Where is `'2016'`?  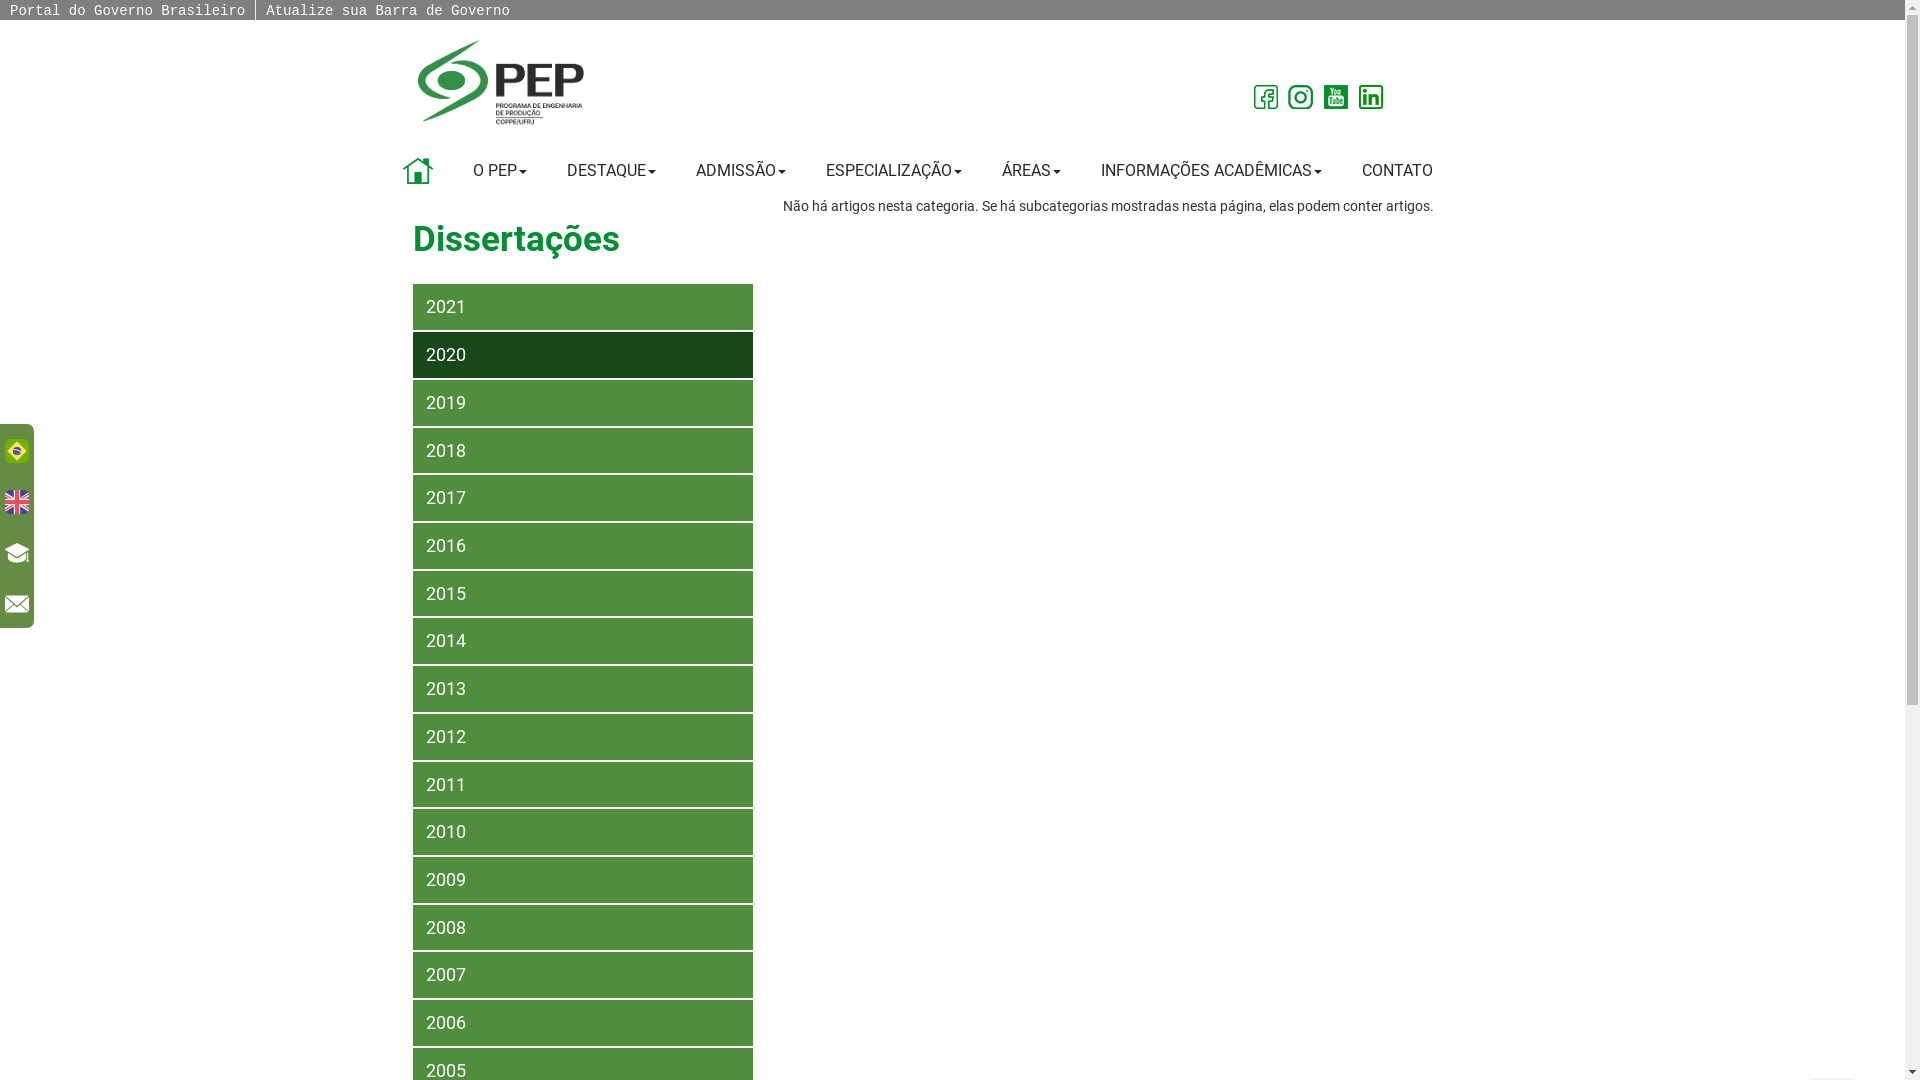
'2016' is located at coordinates (580, 547).